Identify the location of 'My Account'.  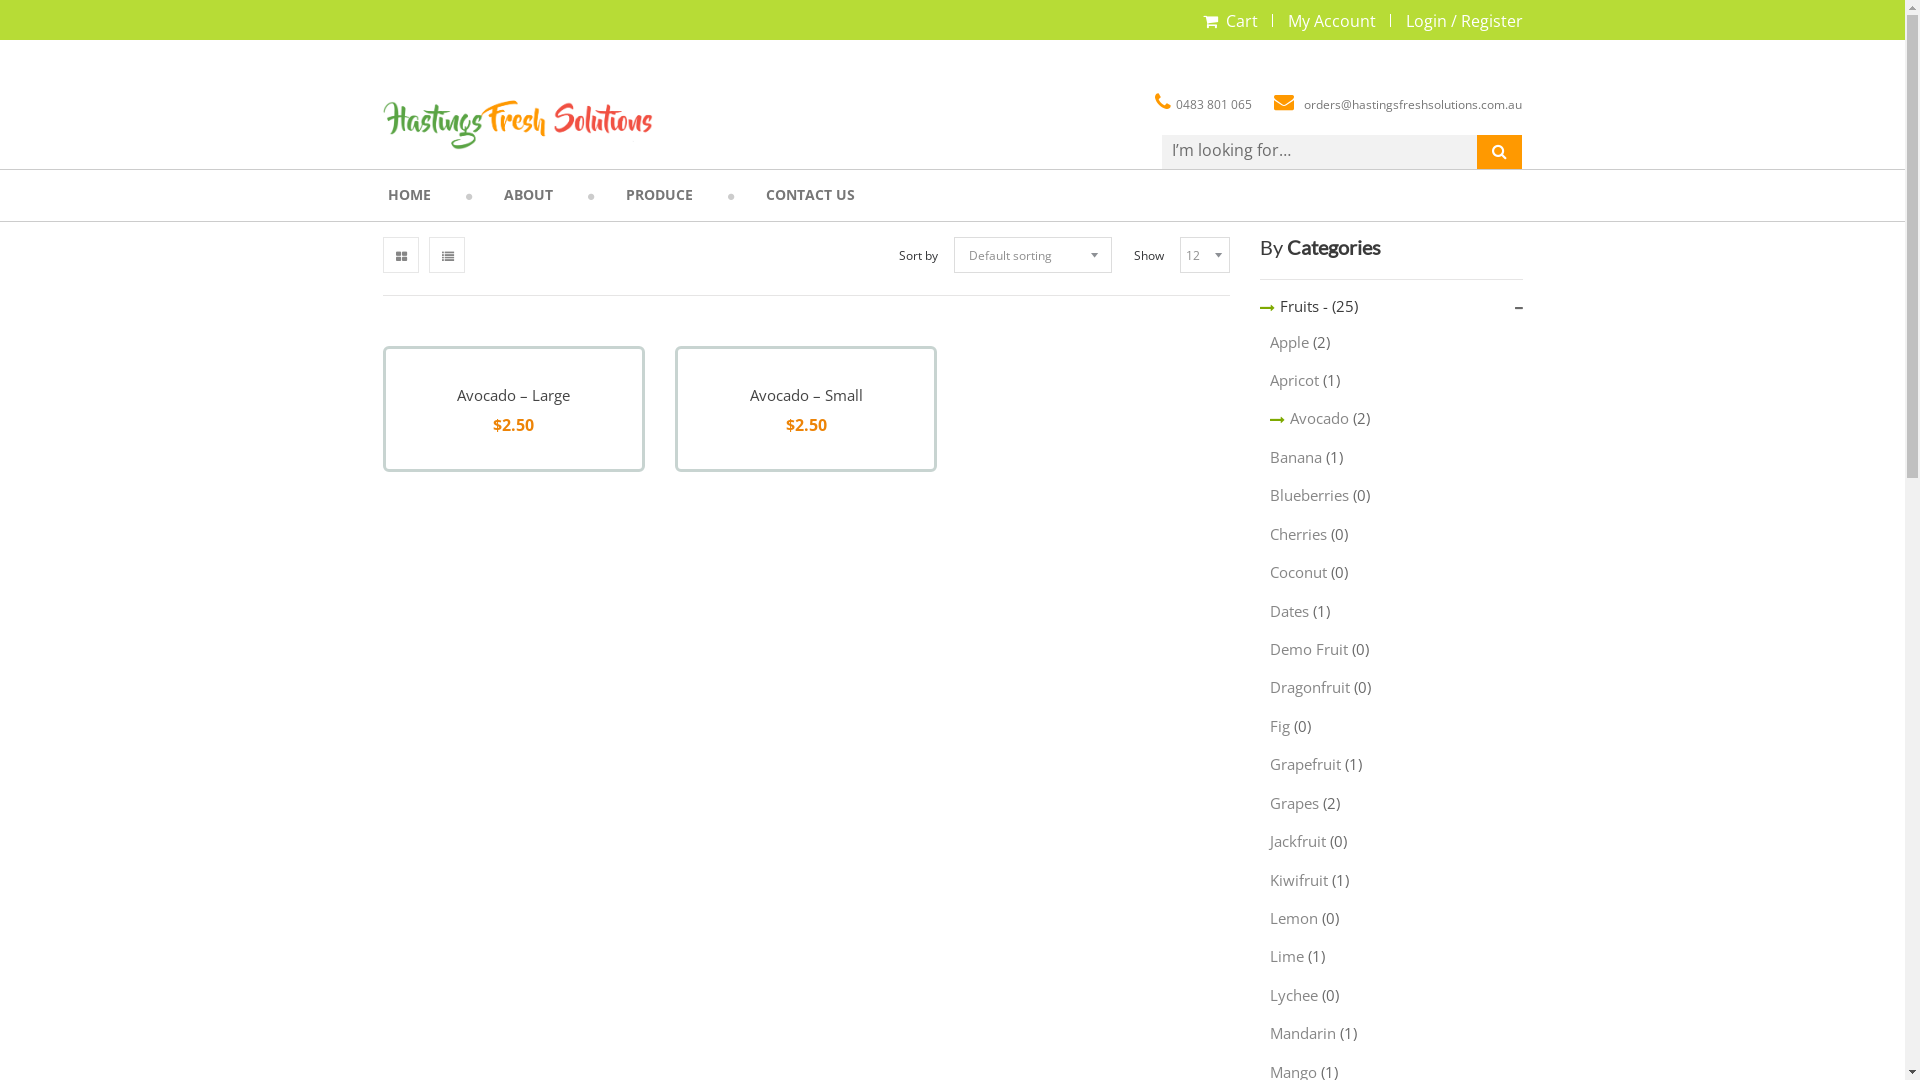
(1331, 20).